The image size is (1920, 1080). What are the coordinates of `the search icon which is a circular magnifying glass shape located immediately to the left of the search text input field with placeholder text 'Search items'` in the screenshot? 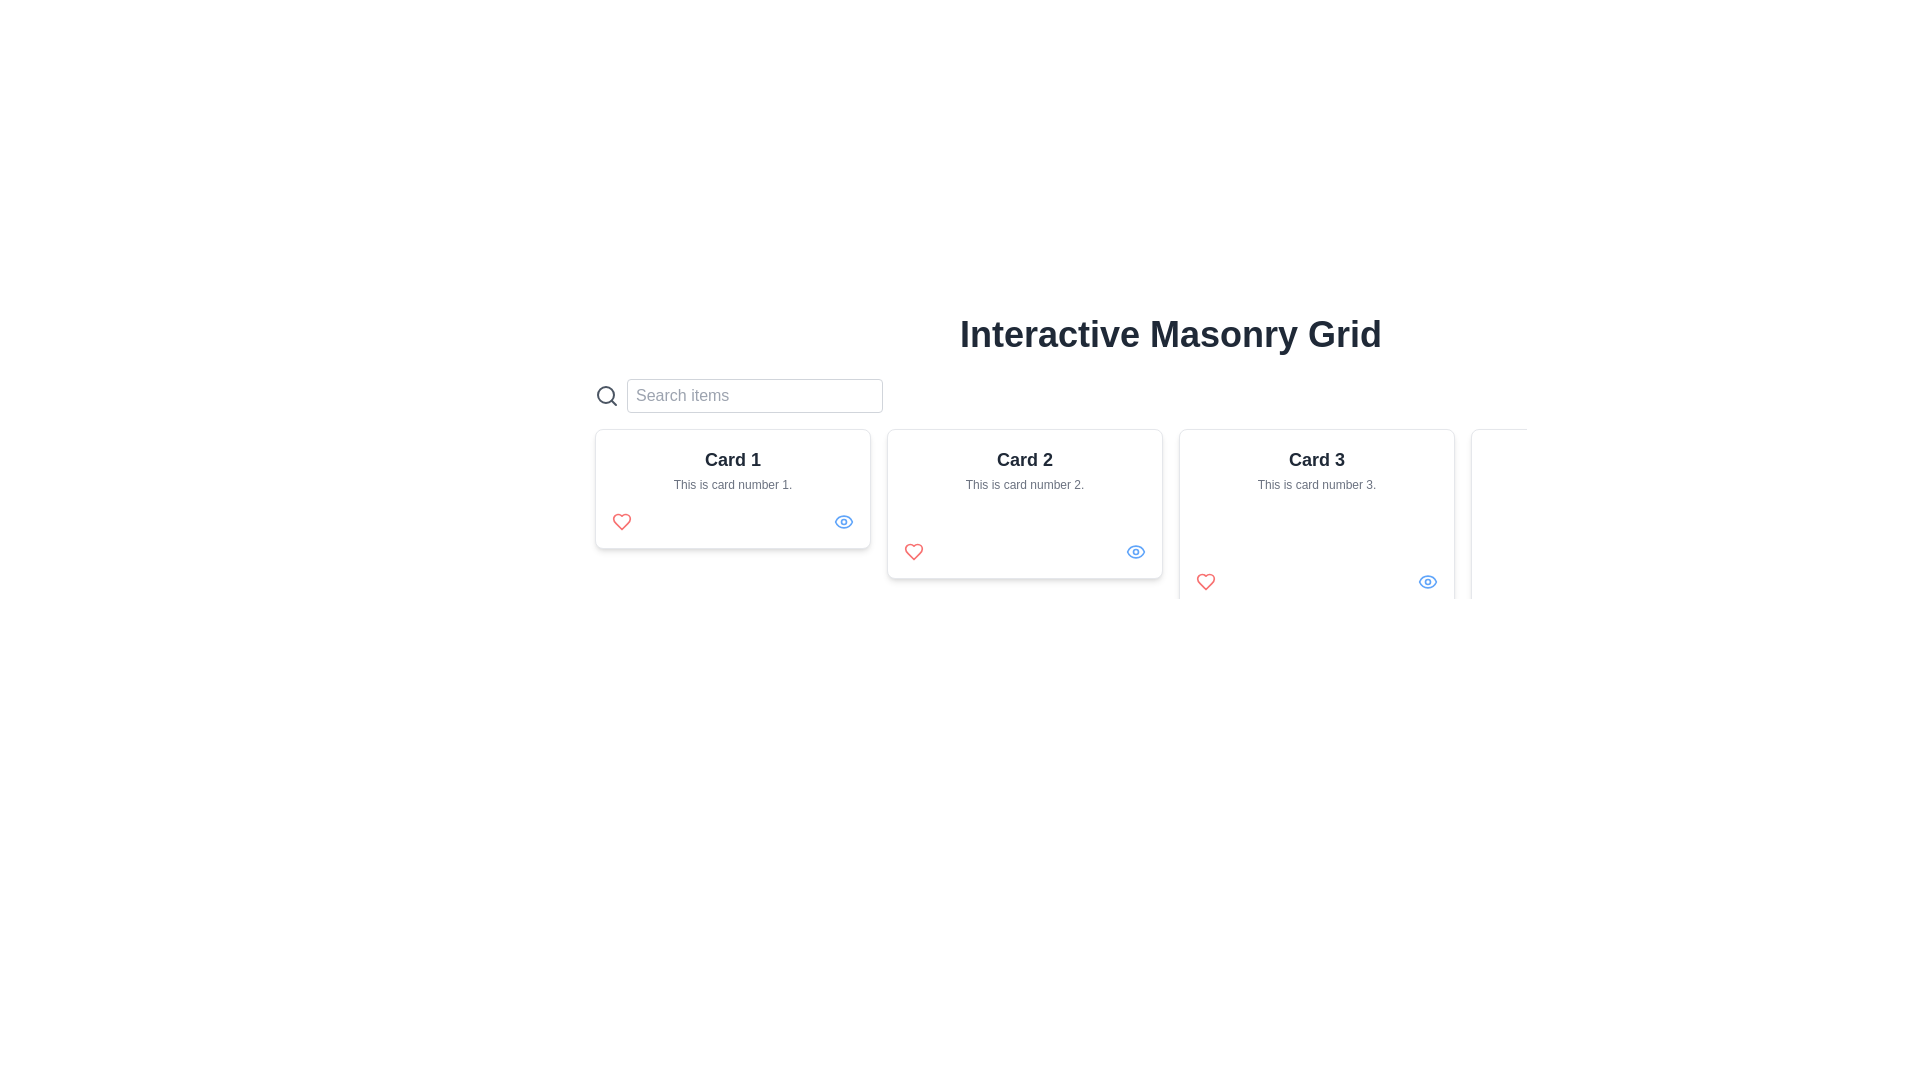 It's located at (605, 396).